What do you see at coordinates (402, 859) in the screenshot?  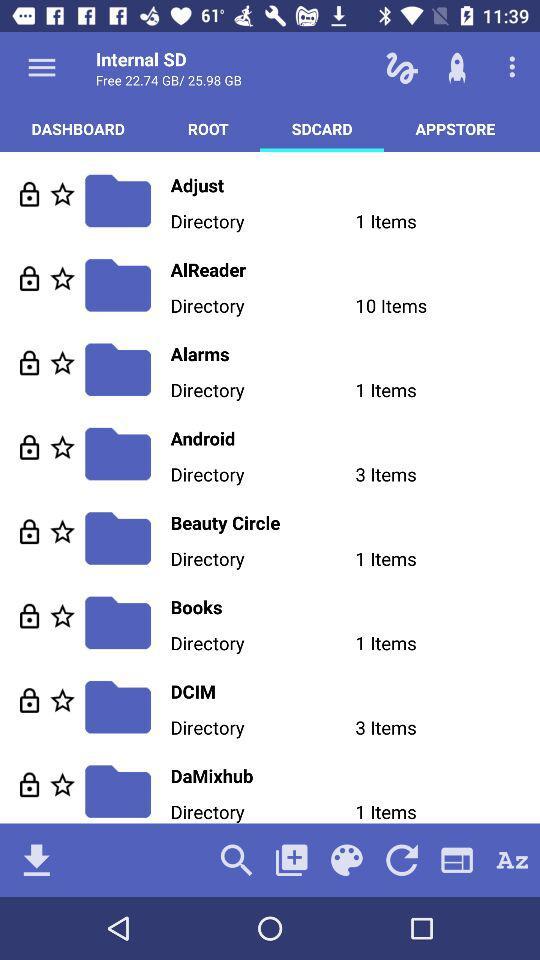 I see `icon below 1 items icon` at bounding box center [402, 859].